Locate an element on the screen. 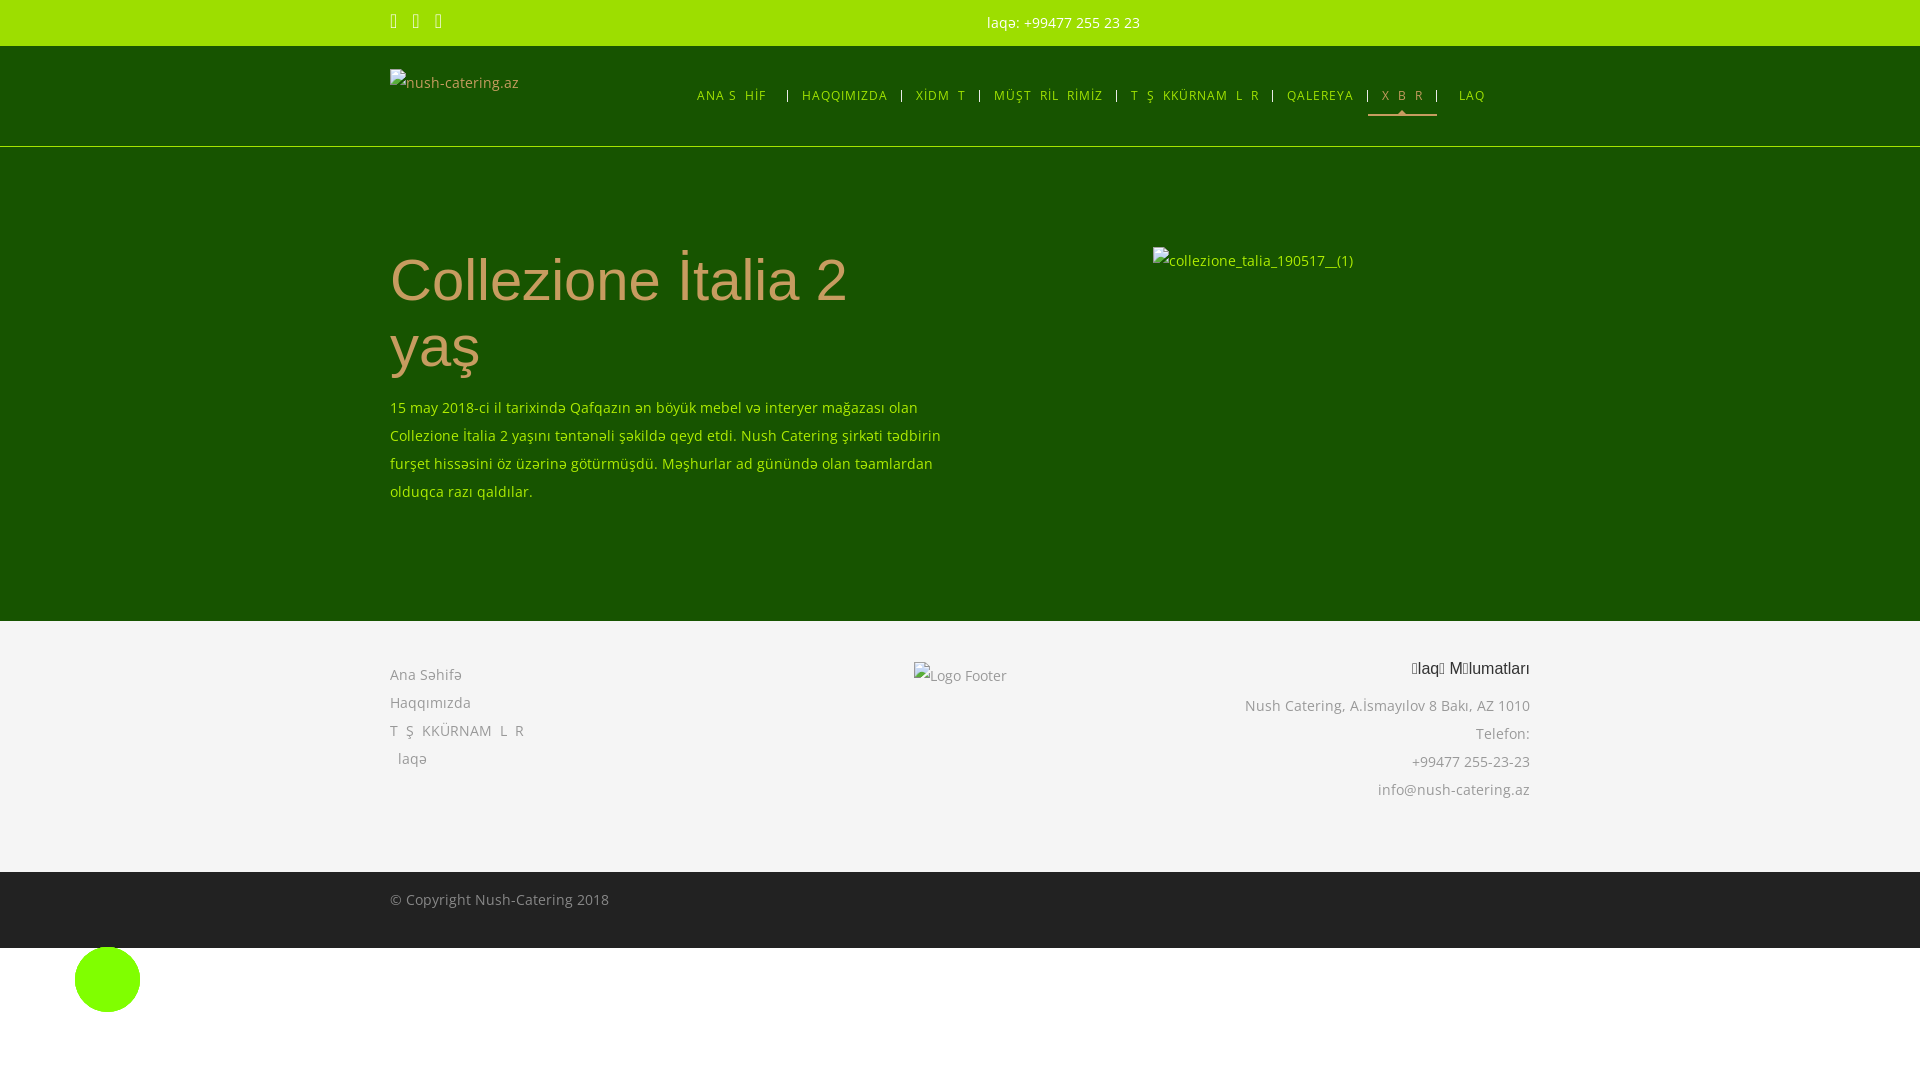 The height and width of the screenshot is (1080, 1920). 'QALEREYA' is located at coordinates (1319, 96).